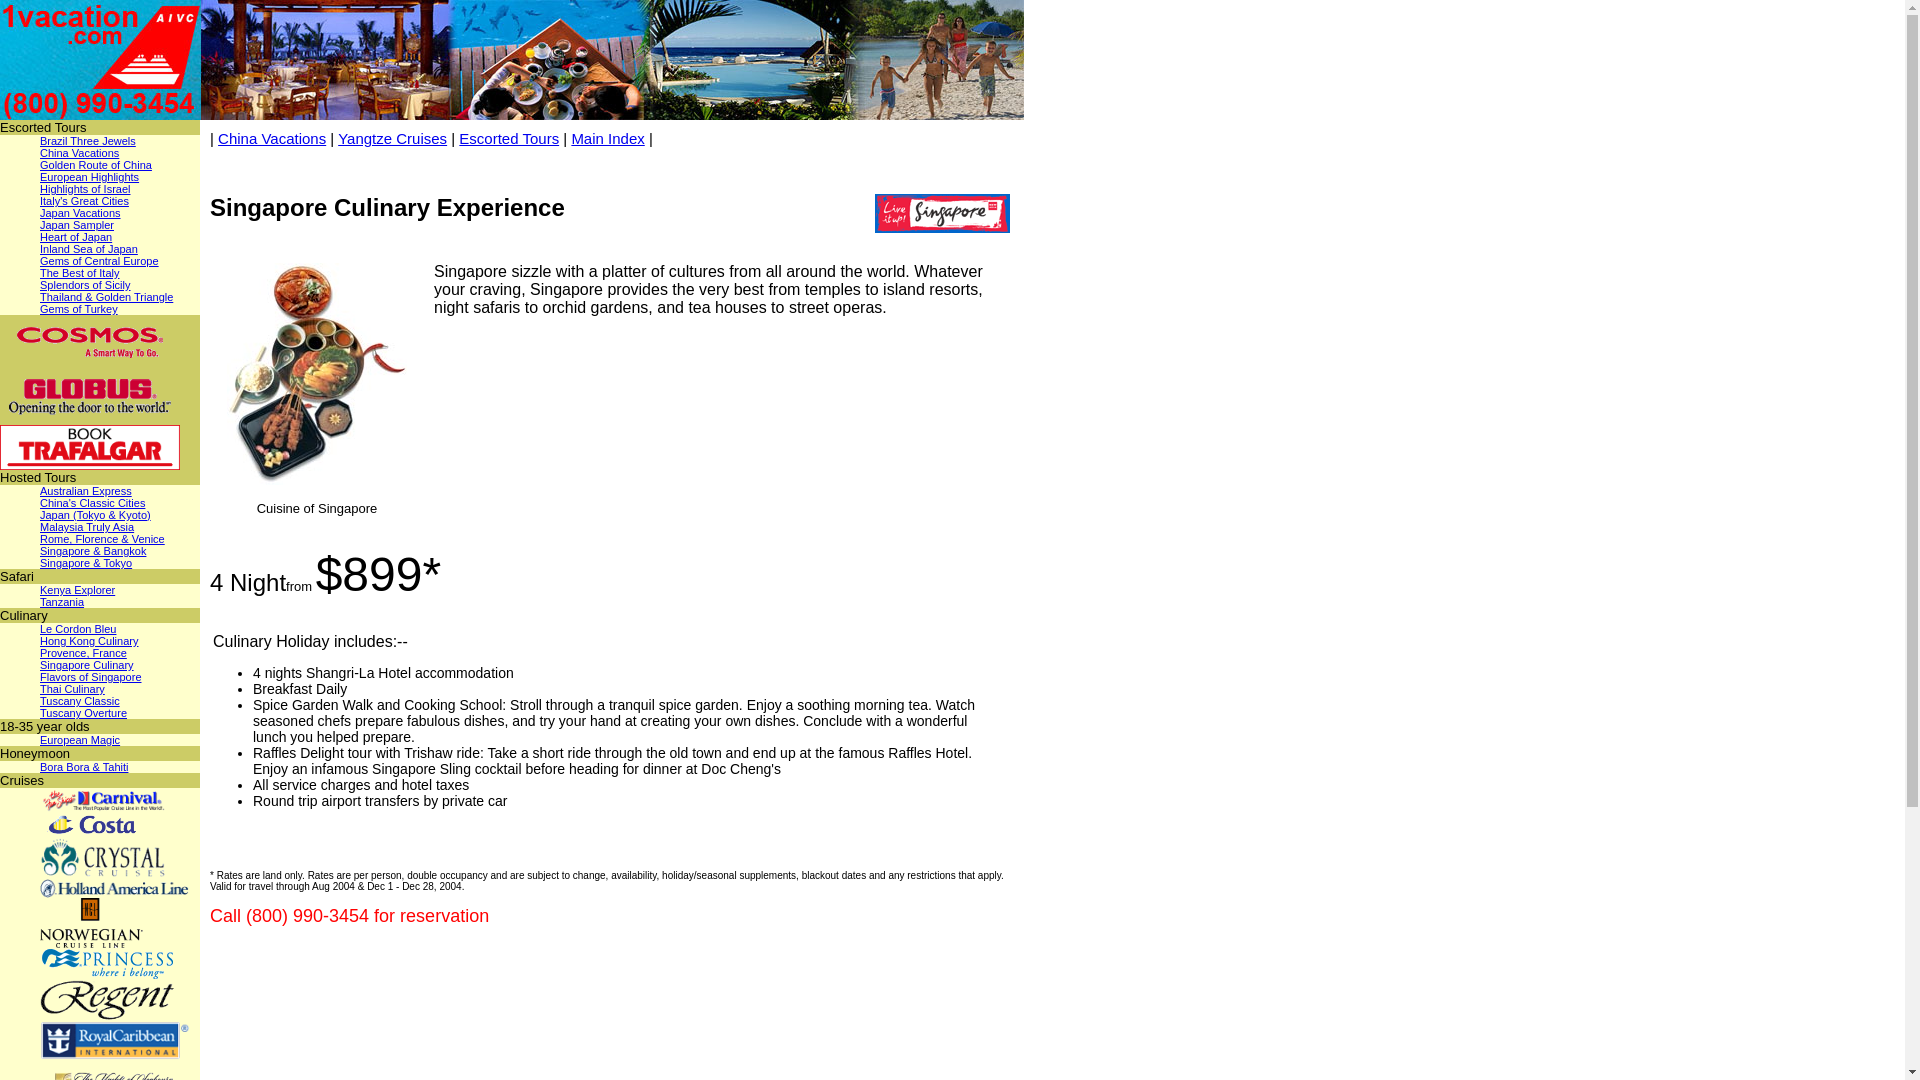 Image resolution: width=1920 pixels, height=1080 pixels. Describe the element at coordinates (105, 297) in the screenshot. I see `'Thailand & Golden Triangle'` at that location.